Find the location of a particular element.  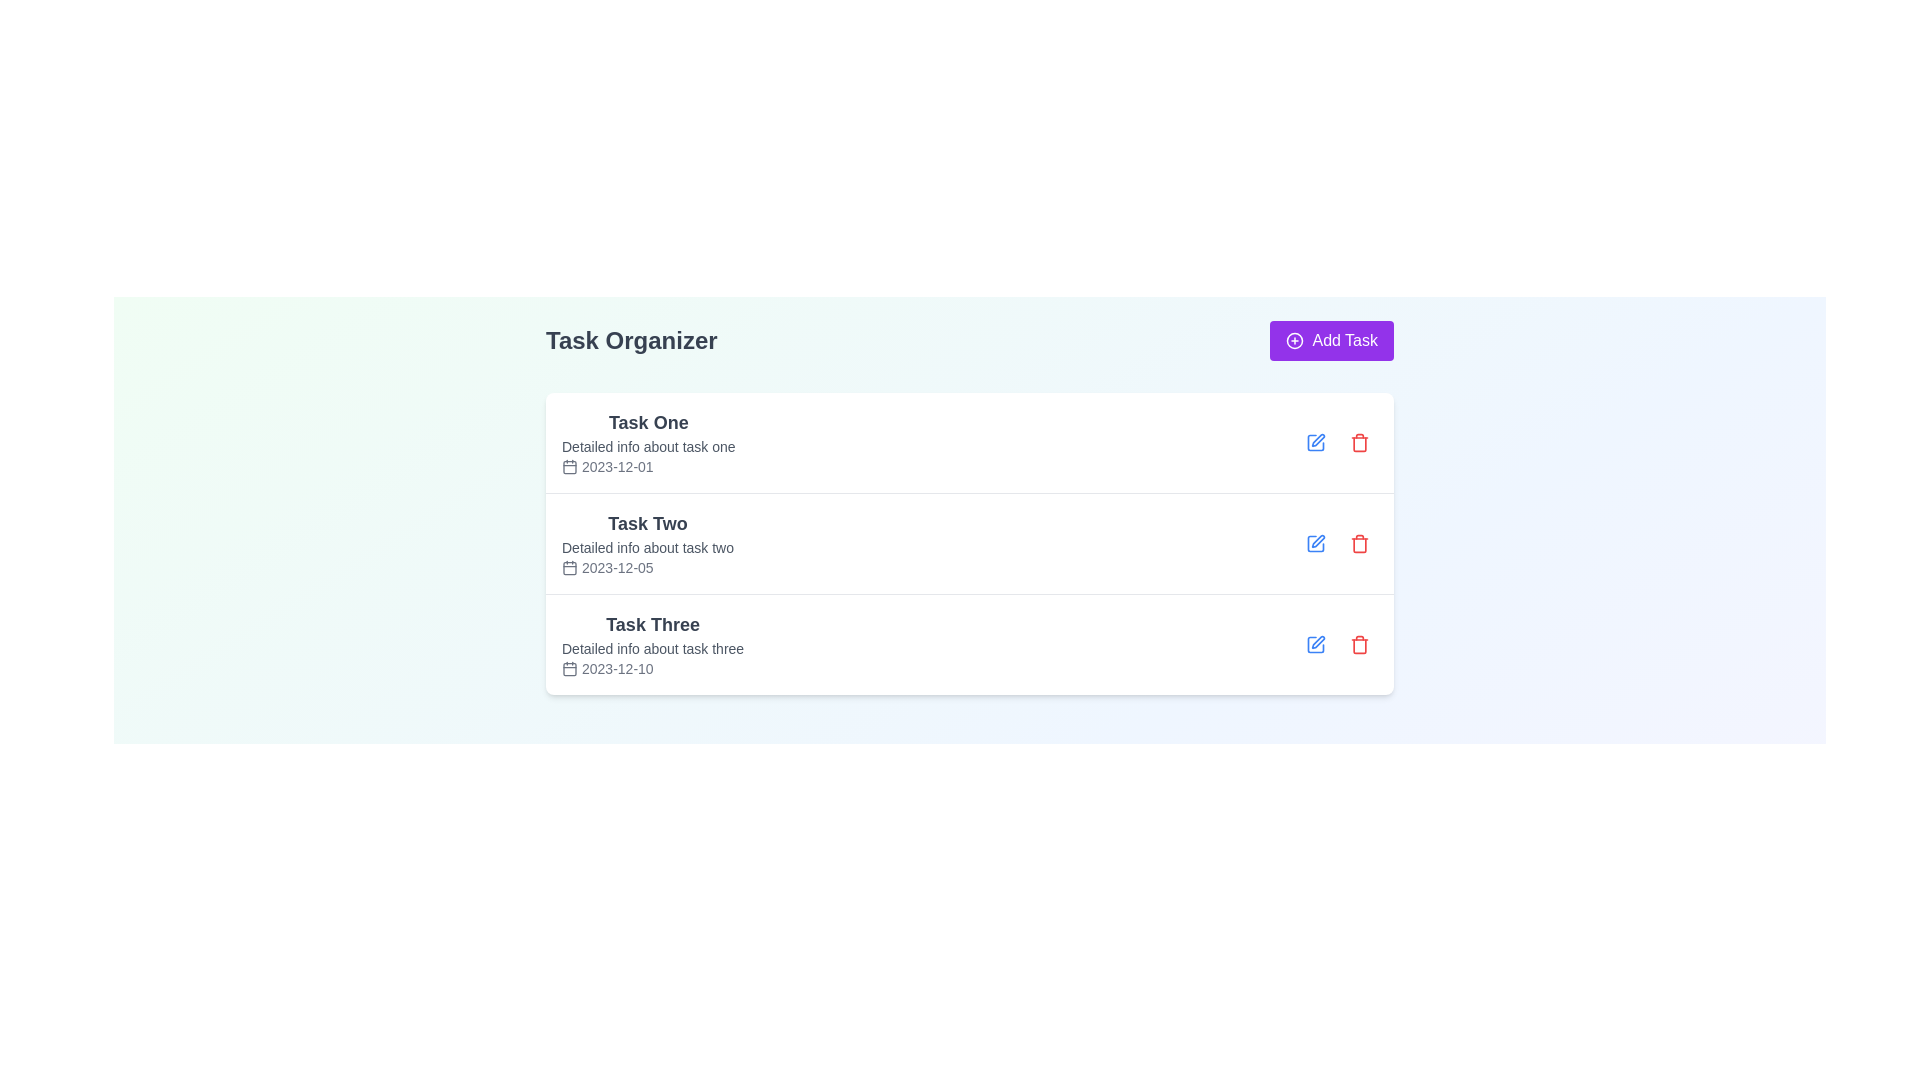

the outermost circular boundary of the plus-circle icon located inside the purple 'Add Task' button, which is centrally aligned within the button is located at coordinates (1295, 339).